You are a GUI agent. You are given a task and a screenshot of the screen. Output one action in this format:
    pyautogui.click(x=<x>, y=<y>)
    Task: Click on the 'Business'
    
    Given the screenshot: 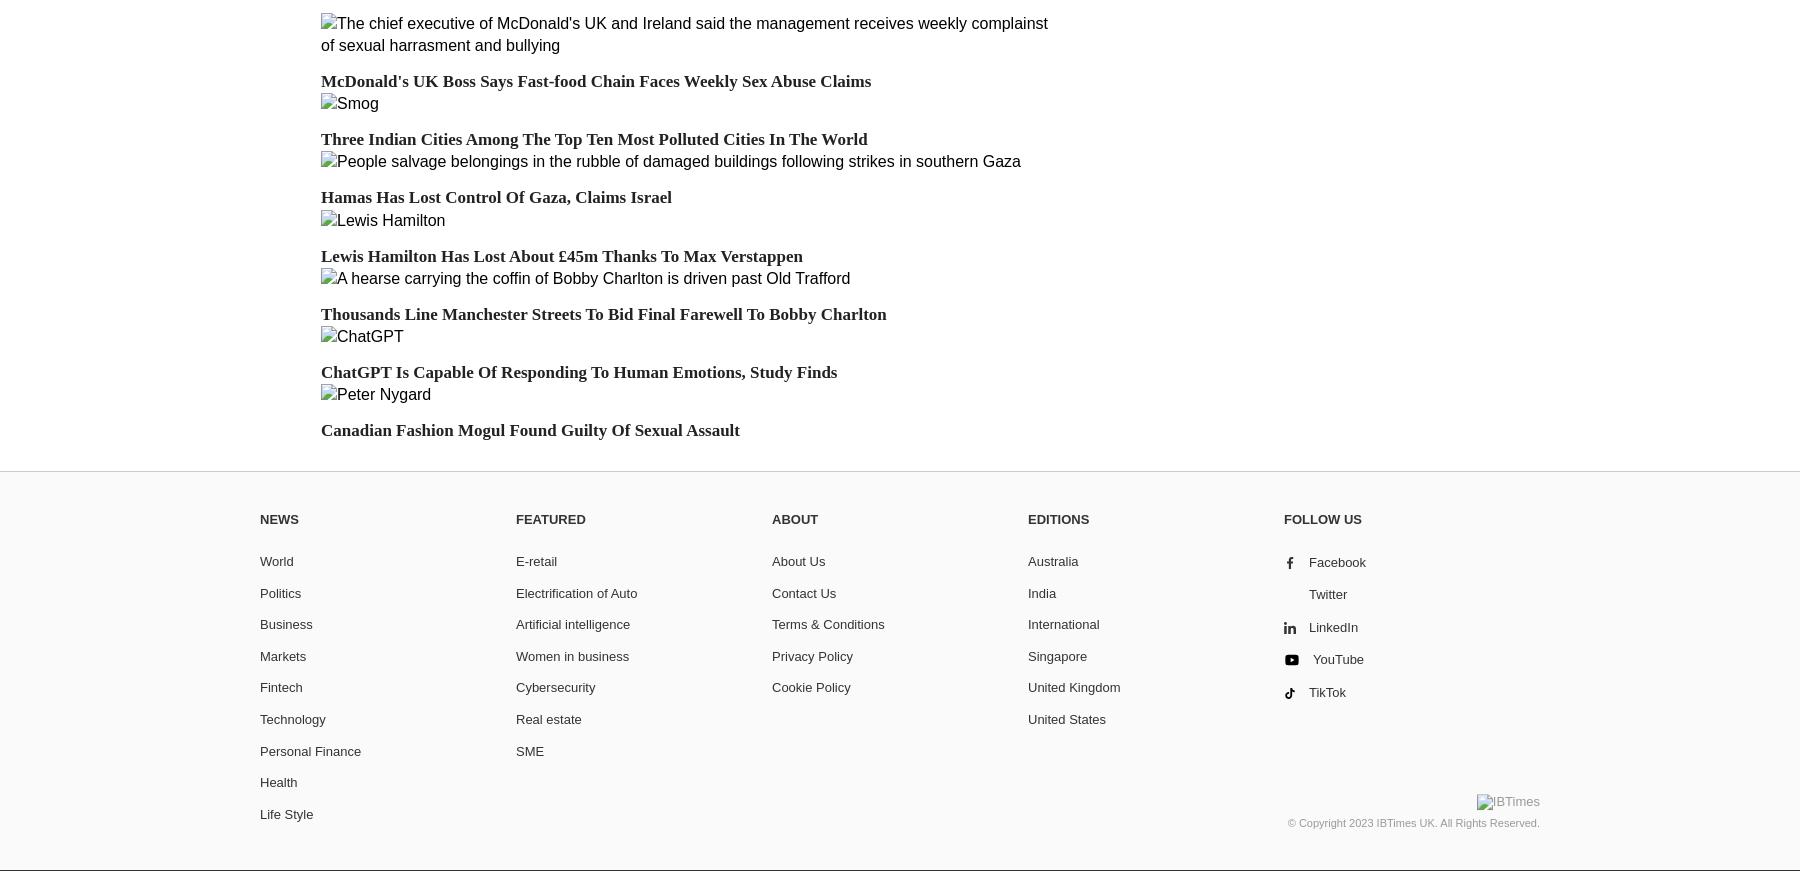 What is the action you would take?
    pyautogui.click(x=285, y=623)
    